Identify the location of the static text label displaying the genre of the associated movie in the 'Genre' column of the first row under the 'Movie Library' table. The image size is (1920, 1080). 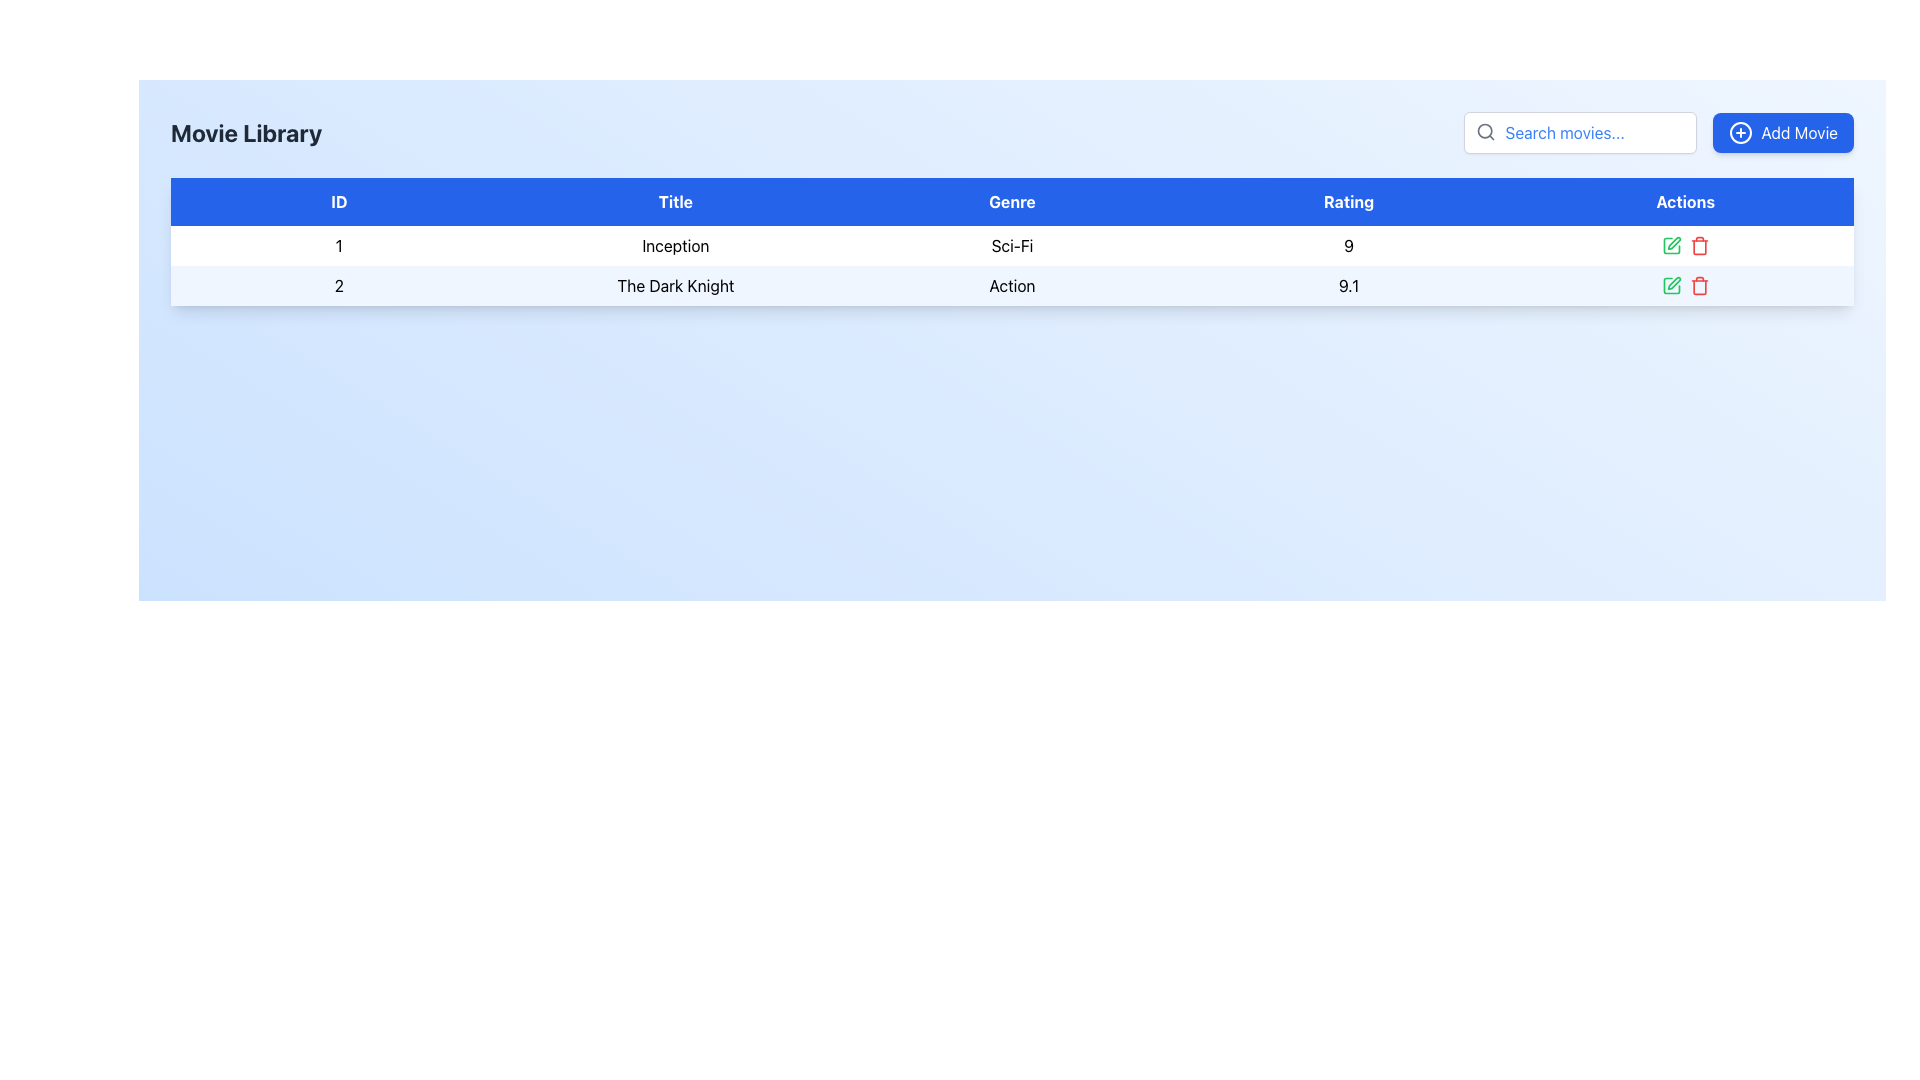
(1012, 245).